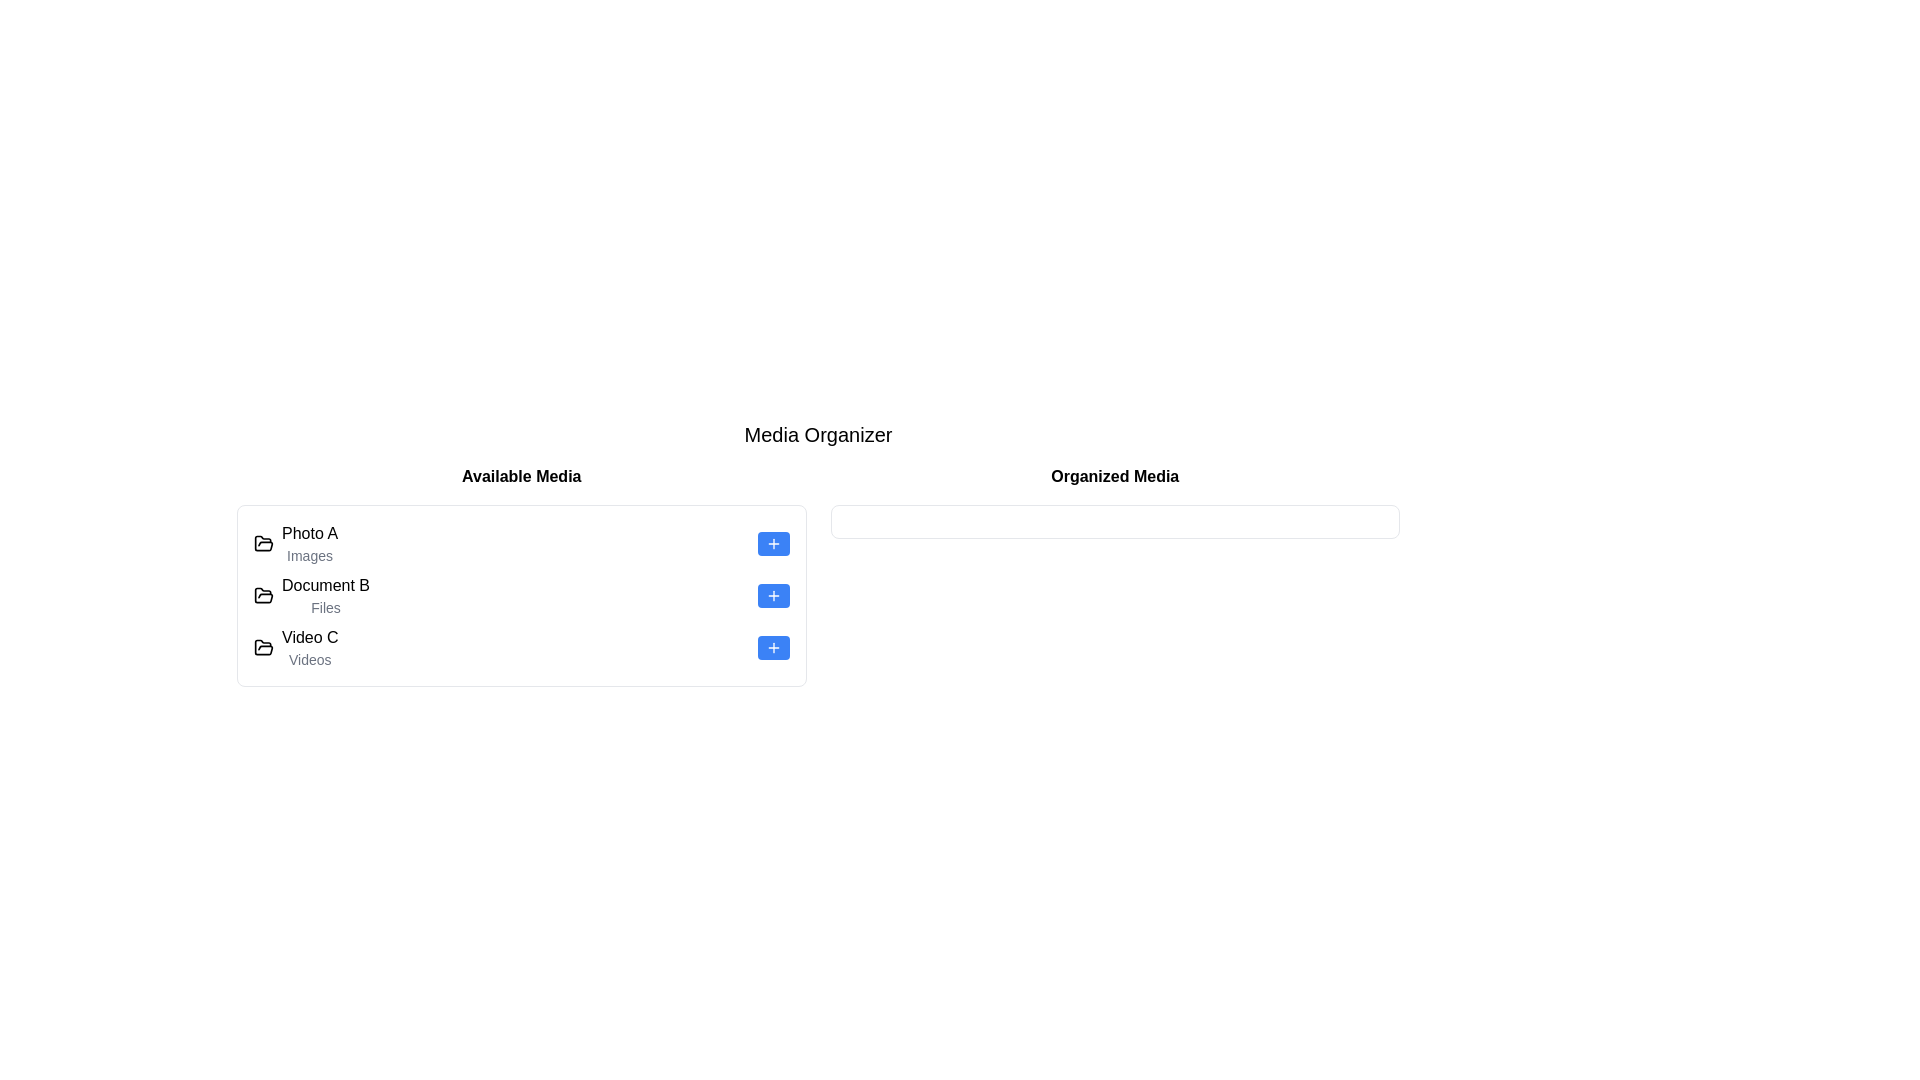 Image resolution: width=1920 pixels, height=1080 pixels. Describe the element at coordinates (309, 532) in the screenshot. I see `the 'Photo A' text label` at that location.